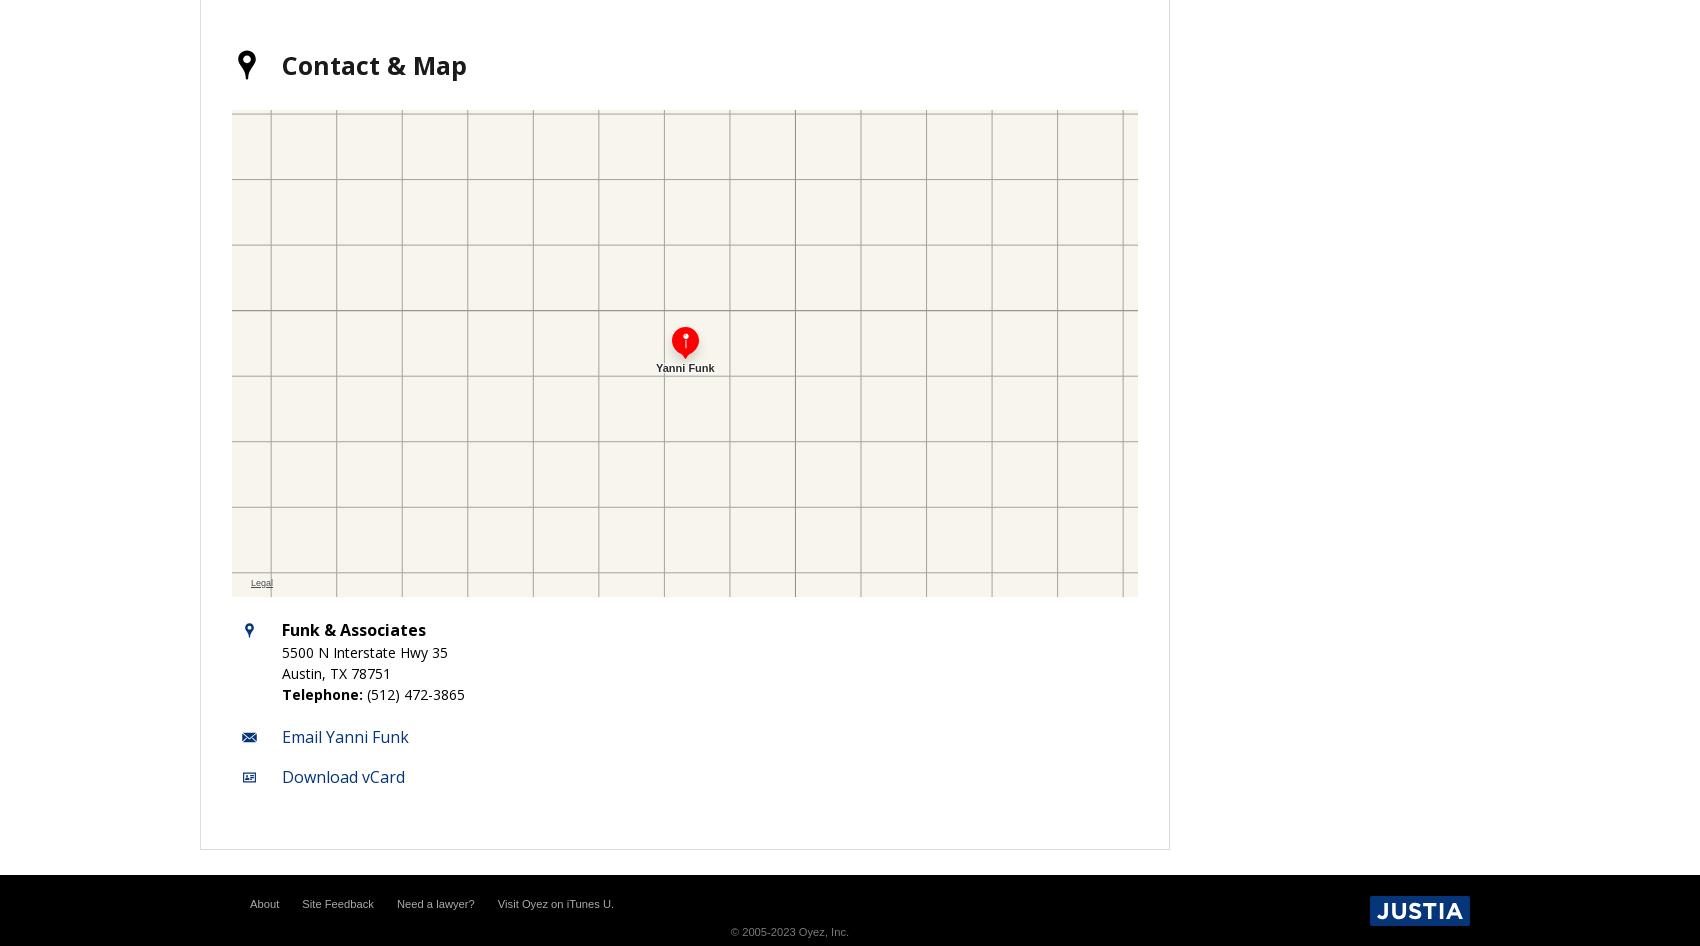 The width and height of the screenshot is (1700, 946). What do you see at coordinates (363, 651) in the screenshot?
I see `'5500 N Interstate Hwy 35'` at bounding box center [363, 651].